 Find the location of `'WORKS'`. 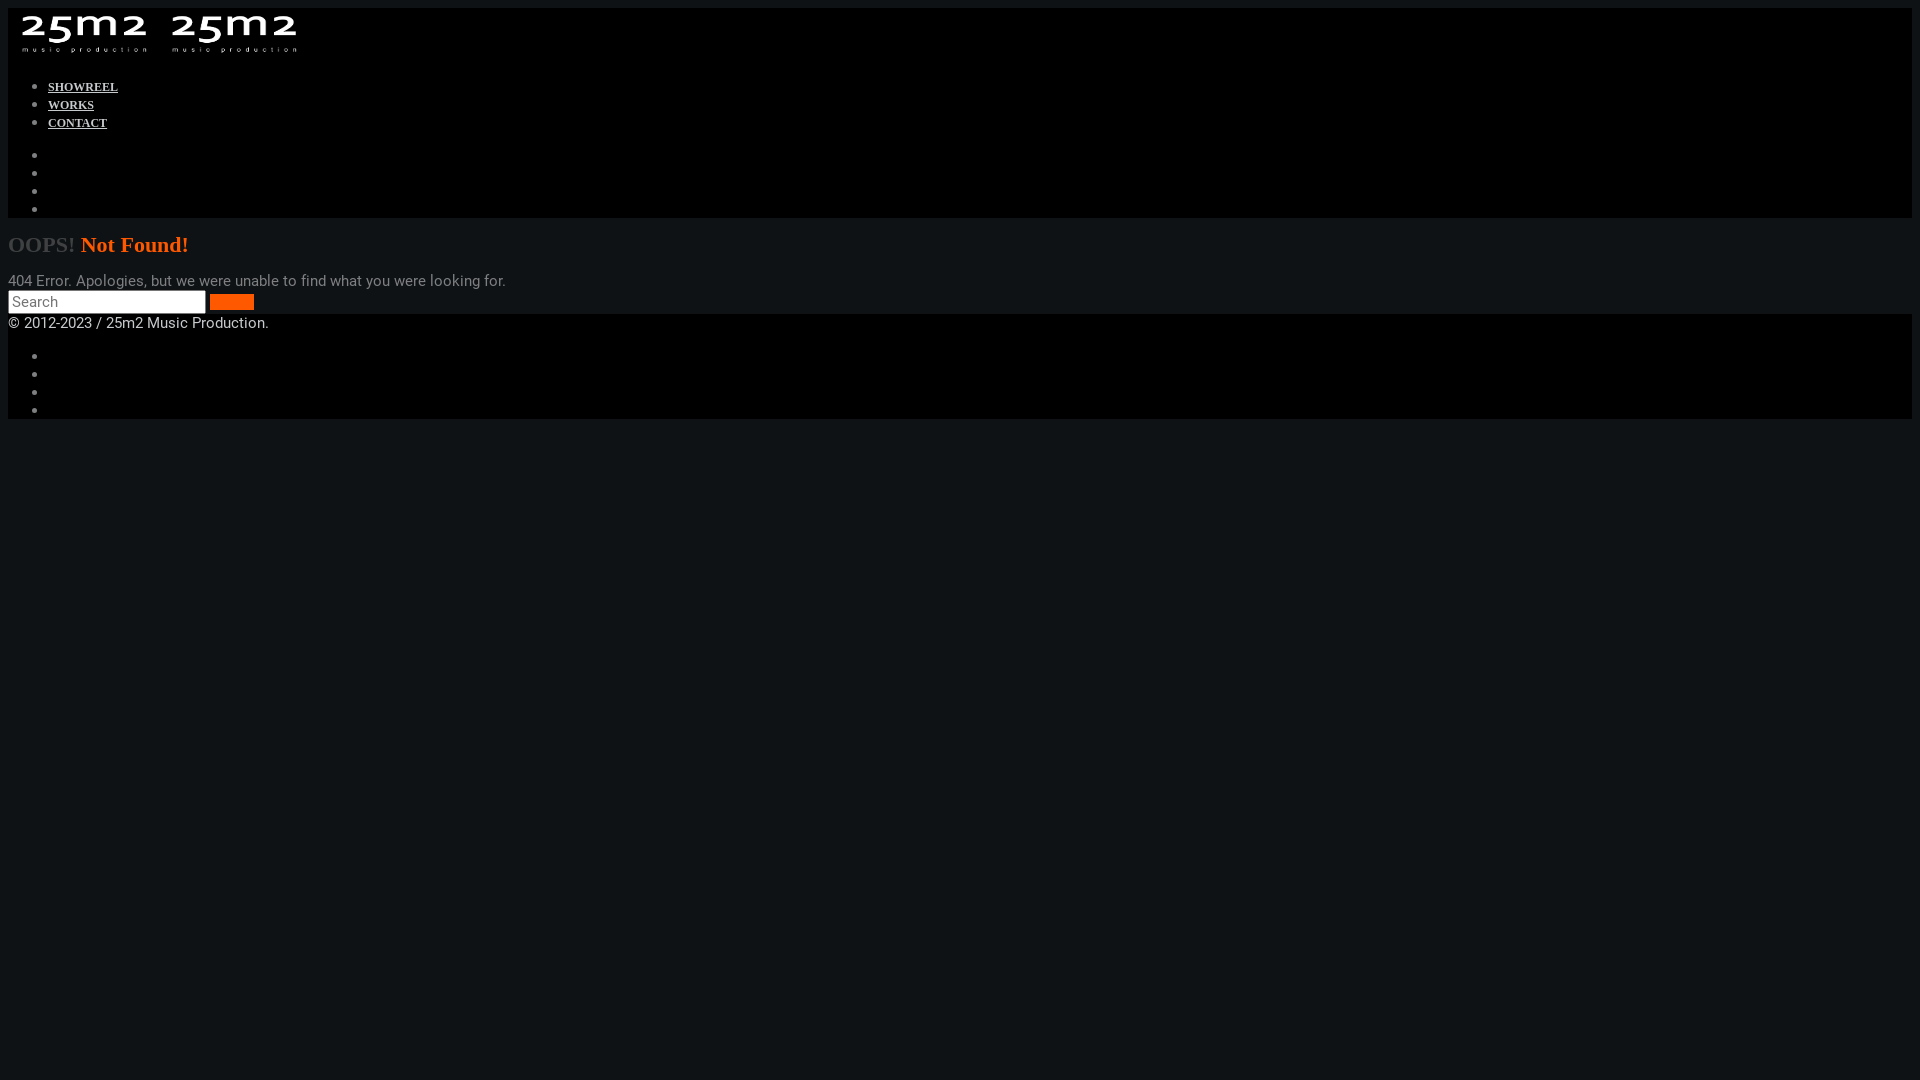

'WORKS' is located at coordinates (71, 104).